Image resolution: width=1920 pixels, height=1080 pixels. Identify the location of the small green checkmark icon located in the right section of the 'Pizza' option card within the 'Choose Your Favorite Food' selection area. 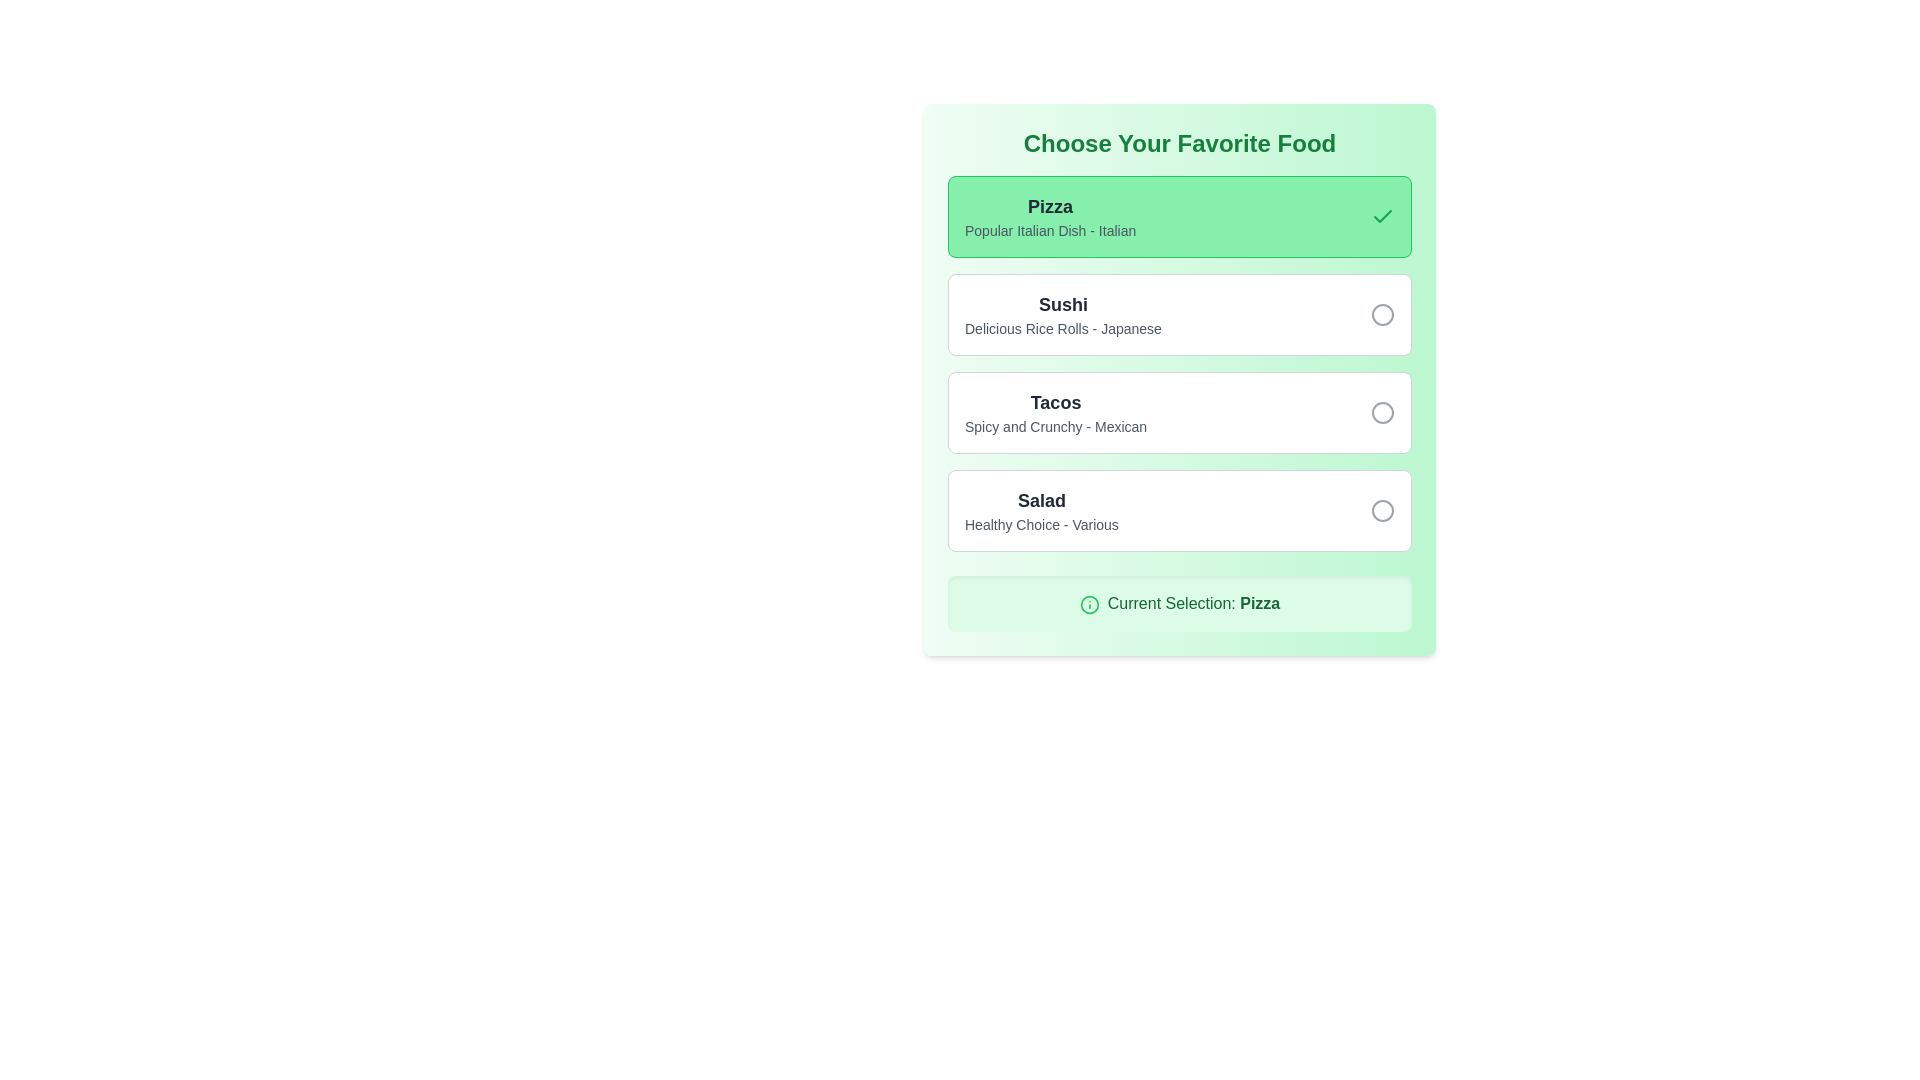
(1381, 216).